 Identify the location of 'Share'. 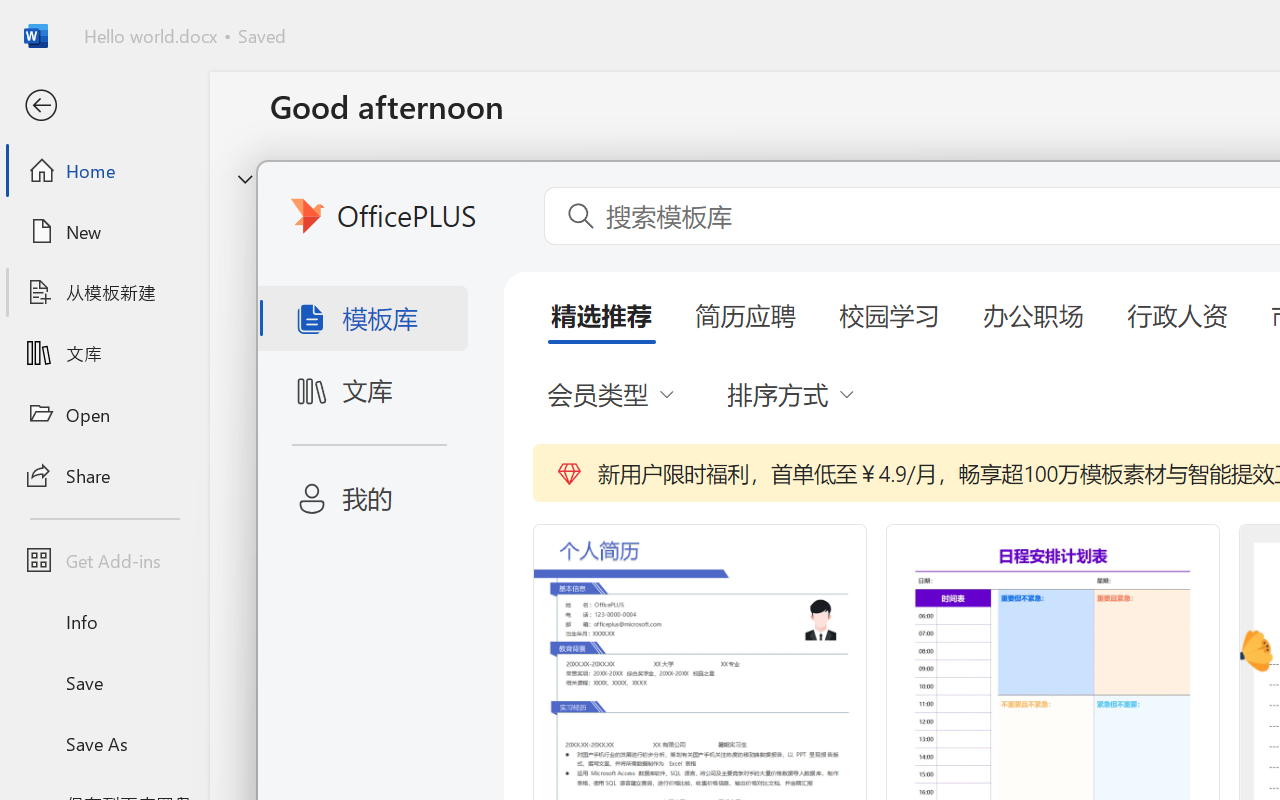
(103, 475).